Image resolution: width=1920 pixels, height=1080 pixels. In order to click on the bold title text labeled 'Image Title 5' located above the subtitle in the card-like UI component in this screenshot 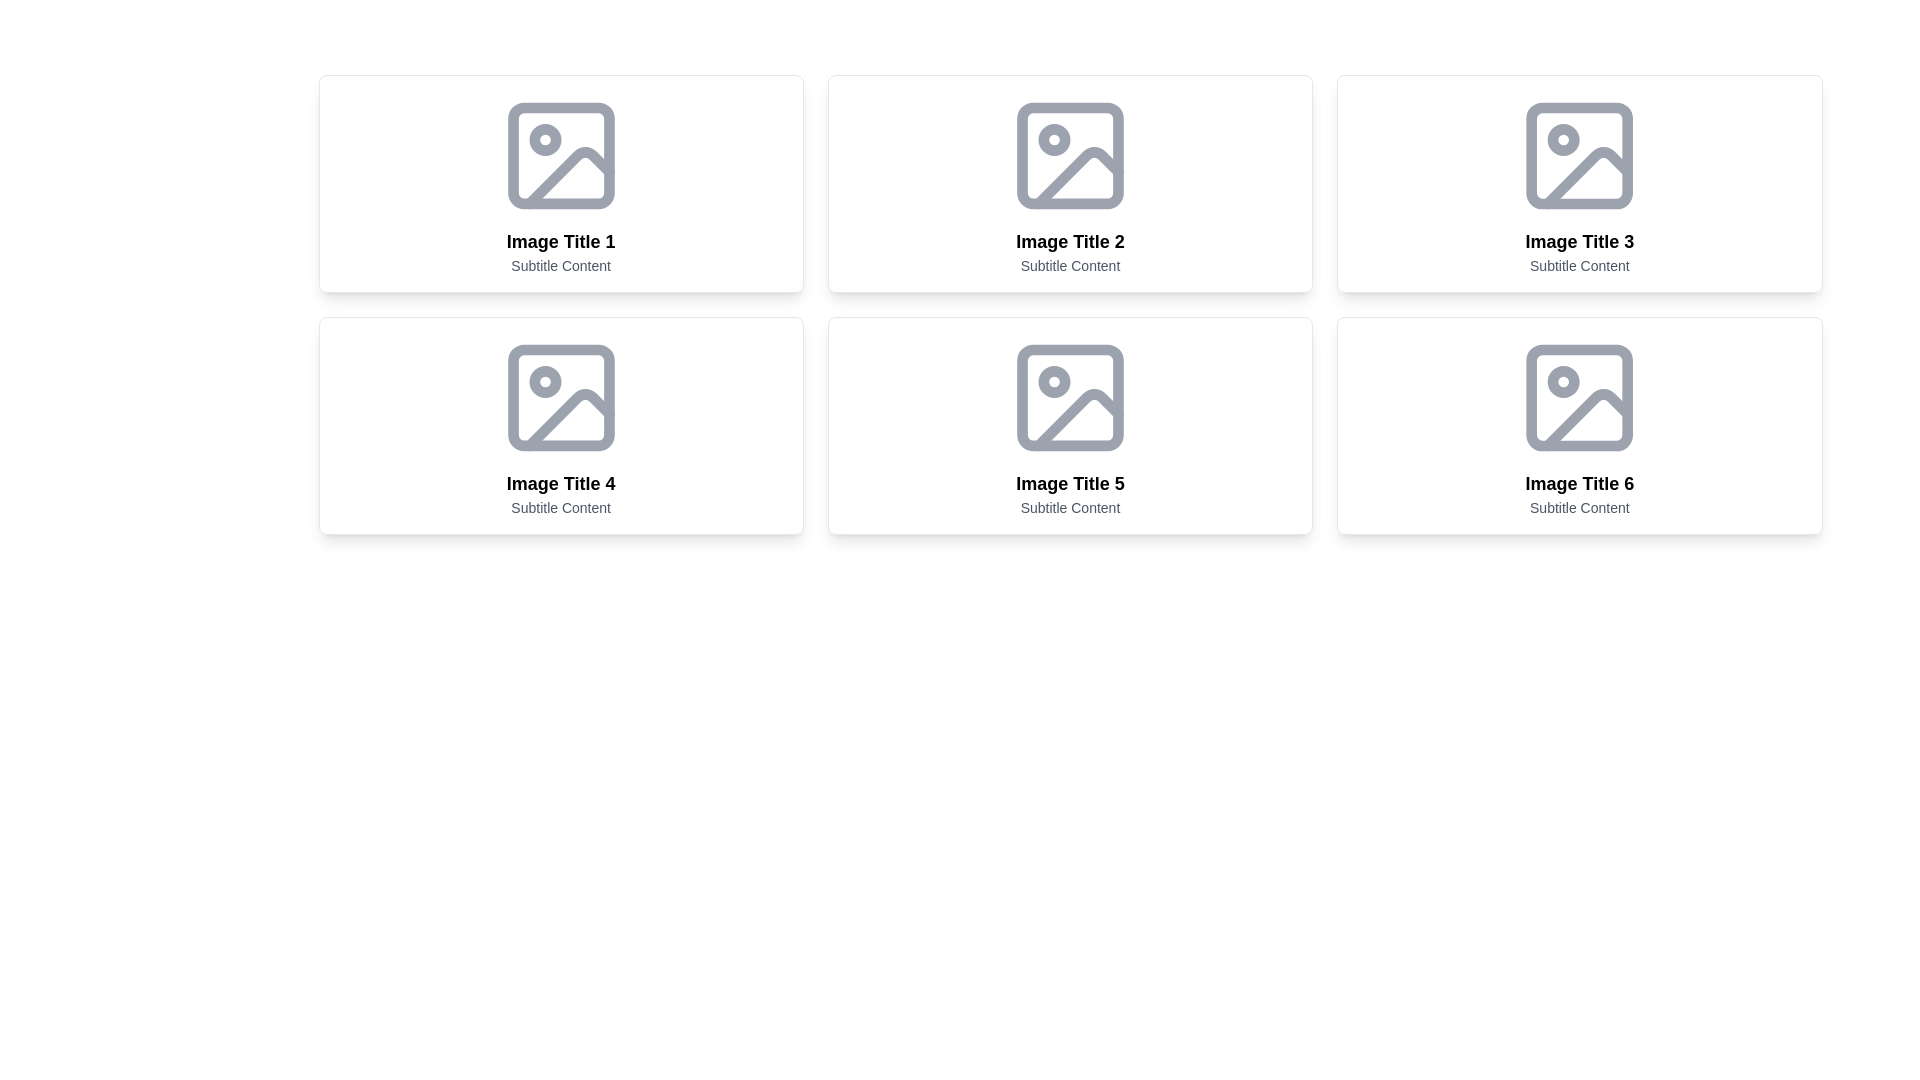, I will do `click(1069, 483)`.